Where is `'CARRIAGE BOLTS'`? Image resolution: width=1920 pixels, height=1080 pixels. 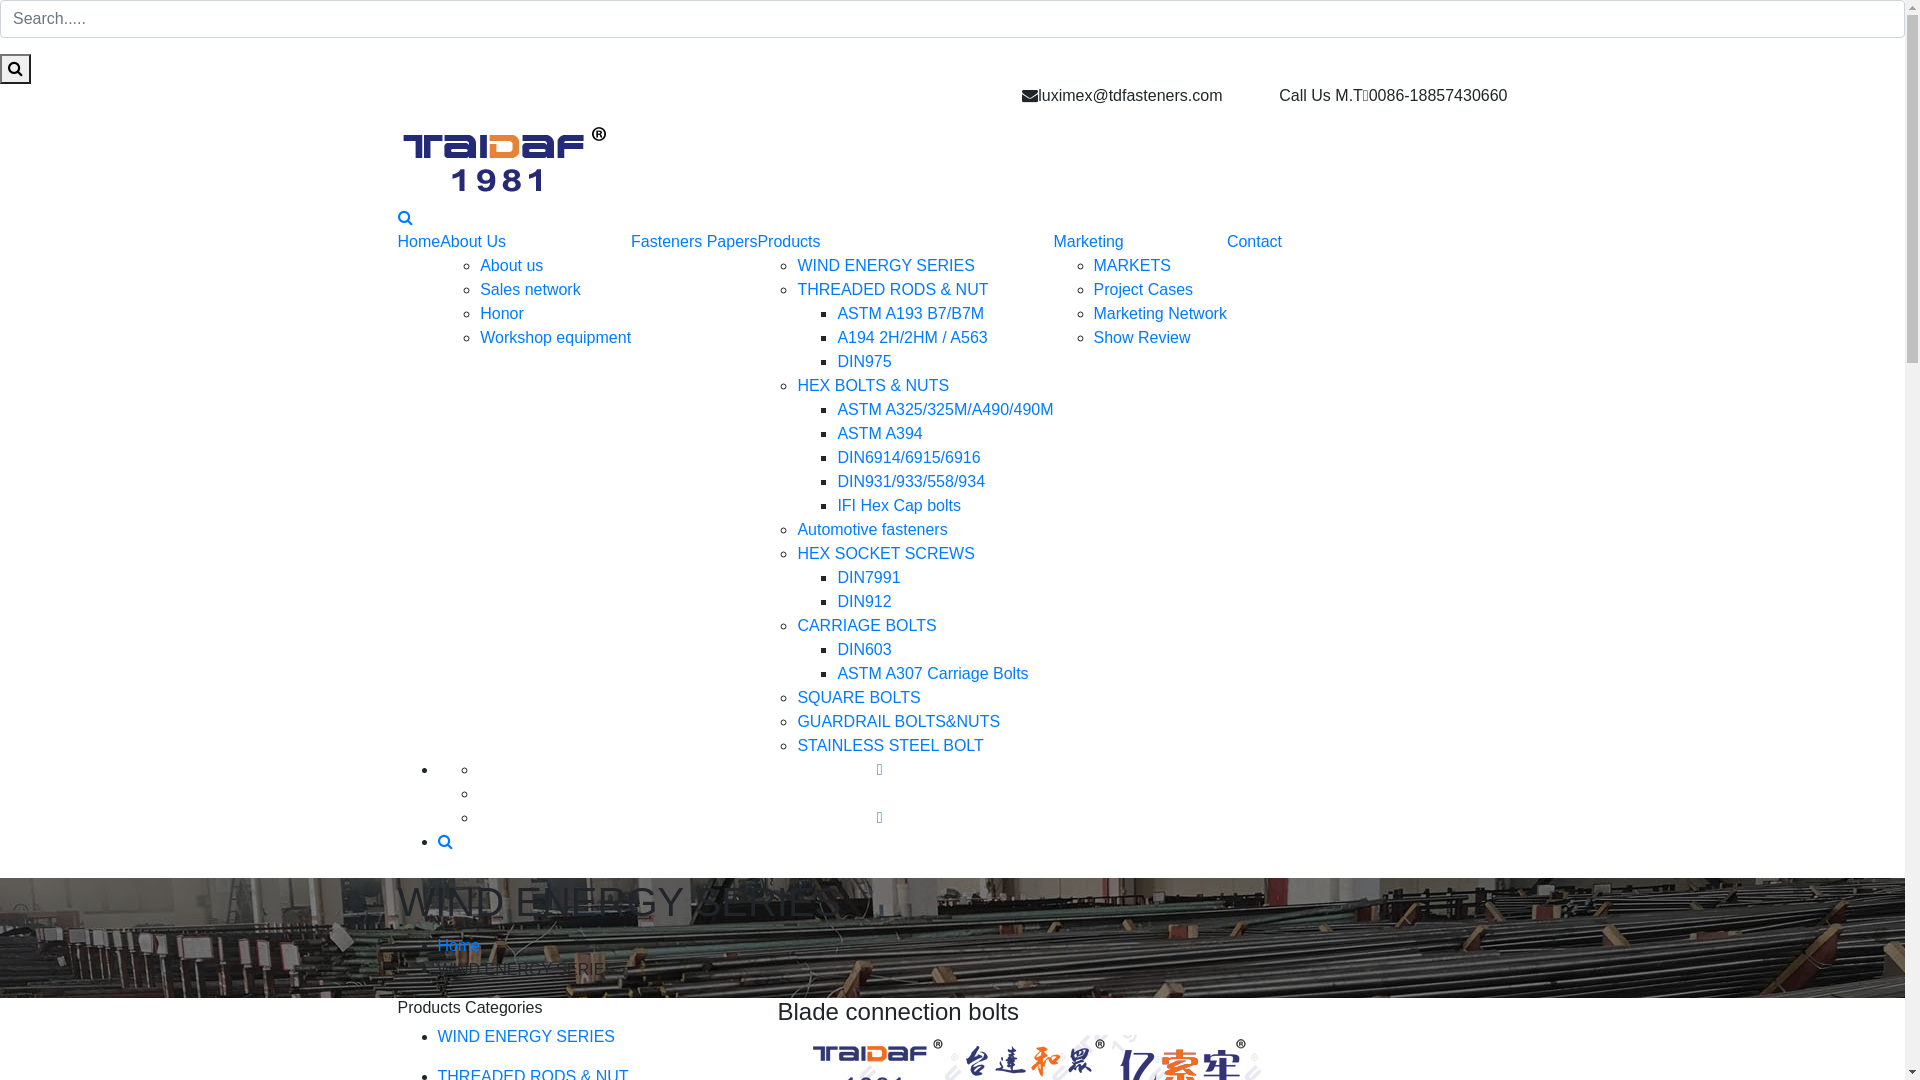
'CARRIAGE BOLTS' is located at coordinates (866, 624).